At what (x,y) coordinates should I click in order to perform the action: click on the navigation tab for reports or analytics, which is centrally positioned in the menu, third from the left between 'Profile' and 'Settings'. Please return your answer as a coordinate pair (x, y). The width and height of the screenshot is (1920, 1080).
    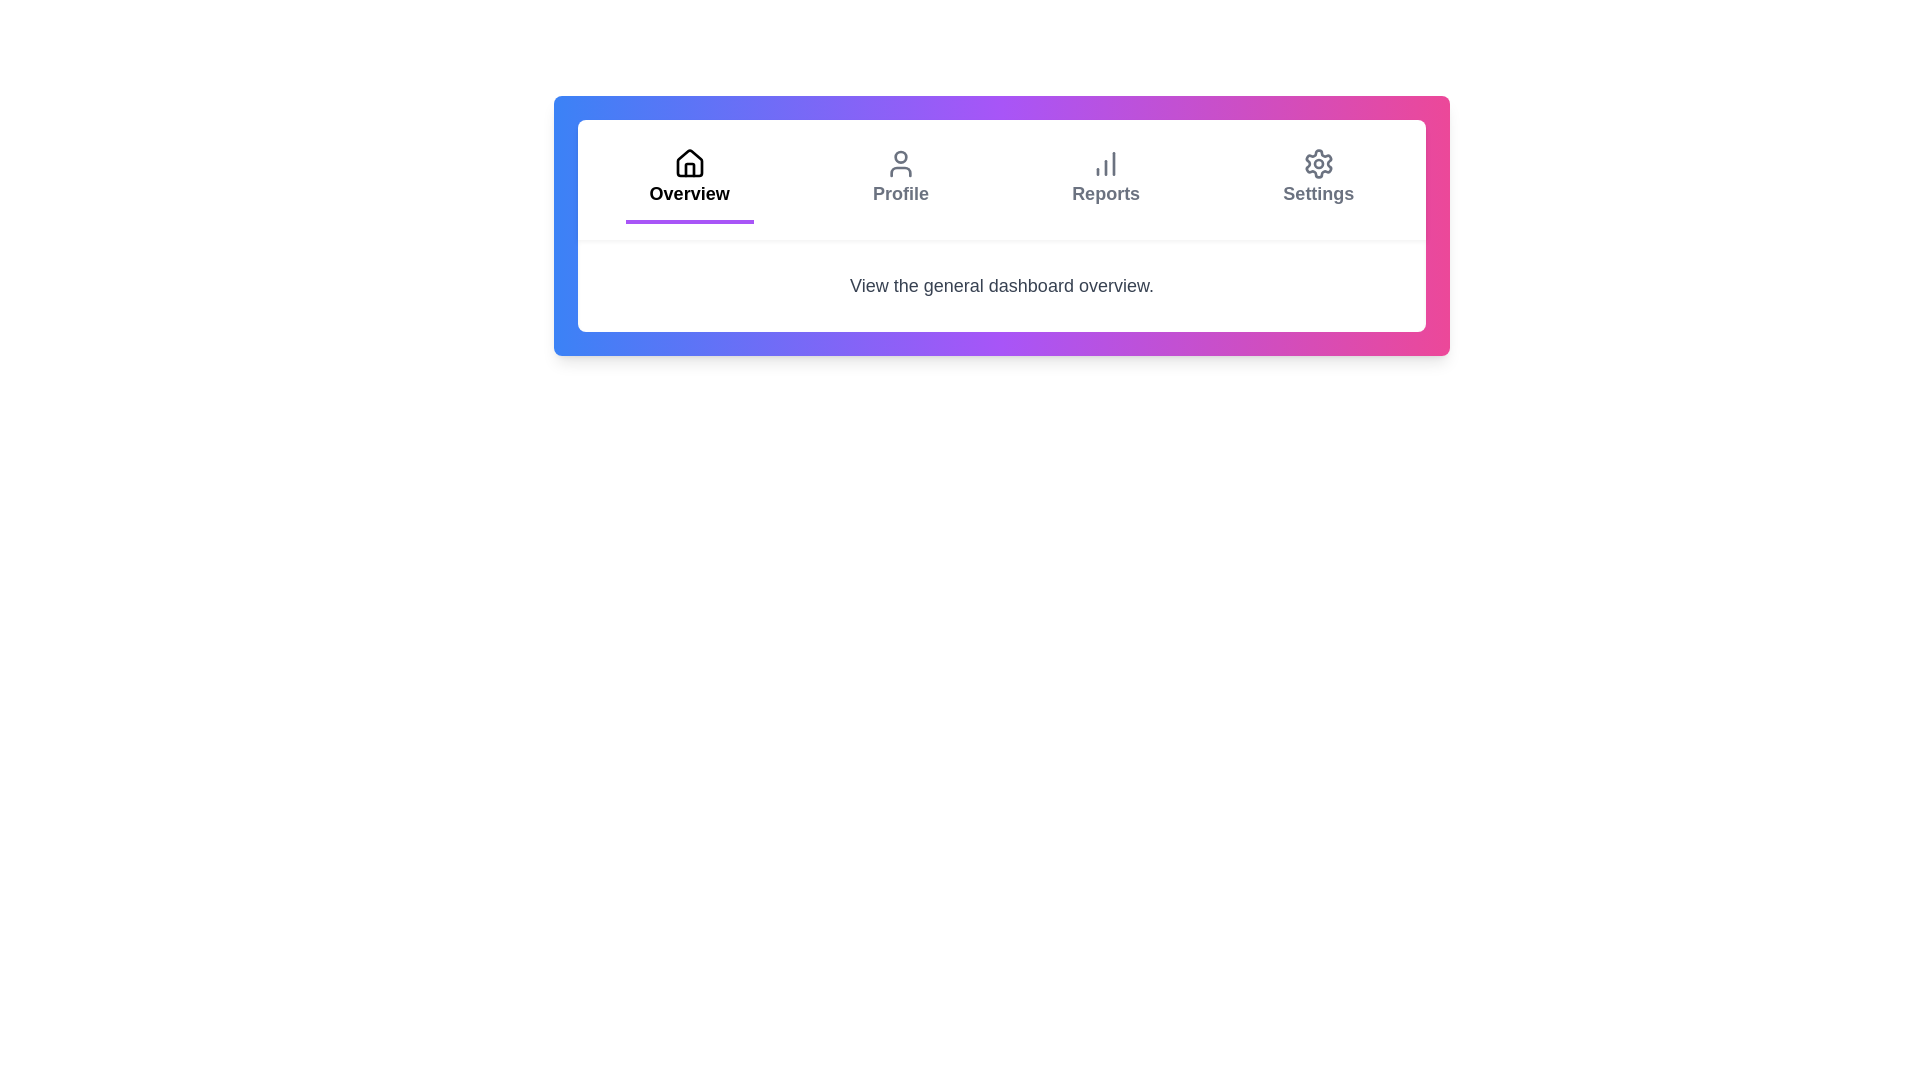
    Looking at the image, I should click on (1105, 180).